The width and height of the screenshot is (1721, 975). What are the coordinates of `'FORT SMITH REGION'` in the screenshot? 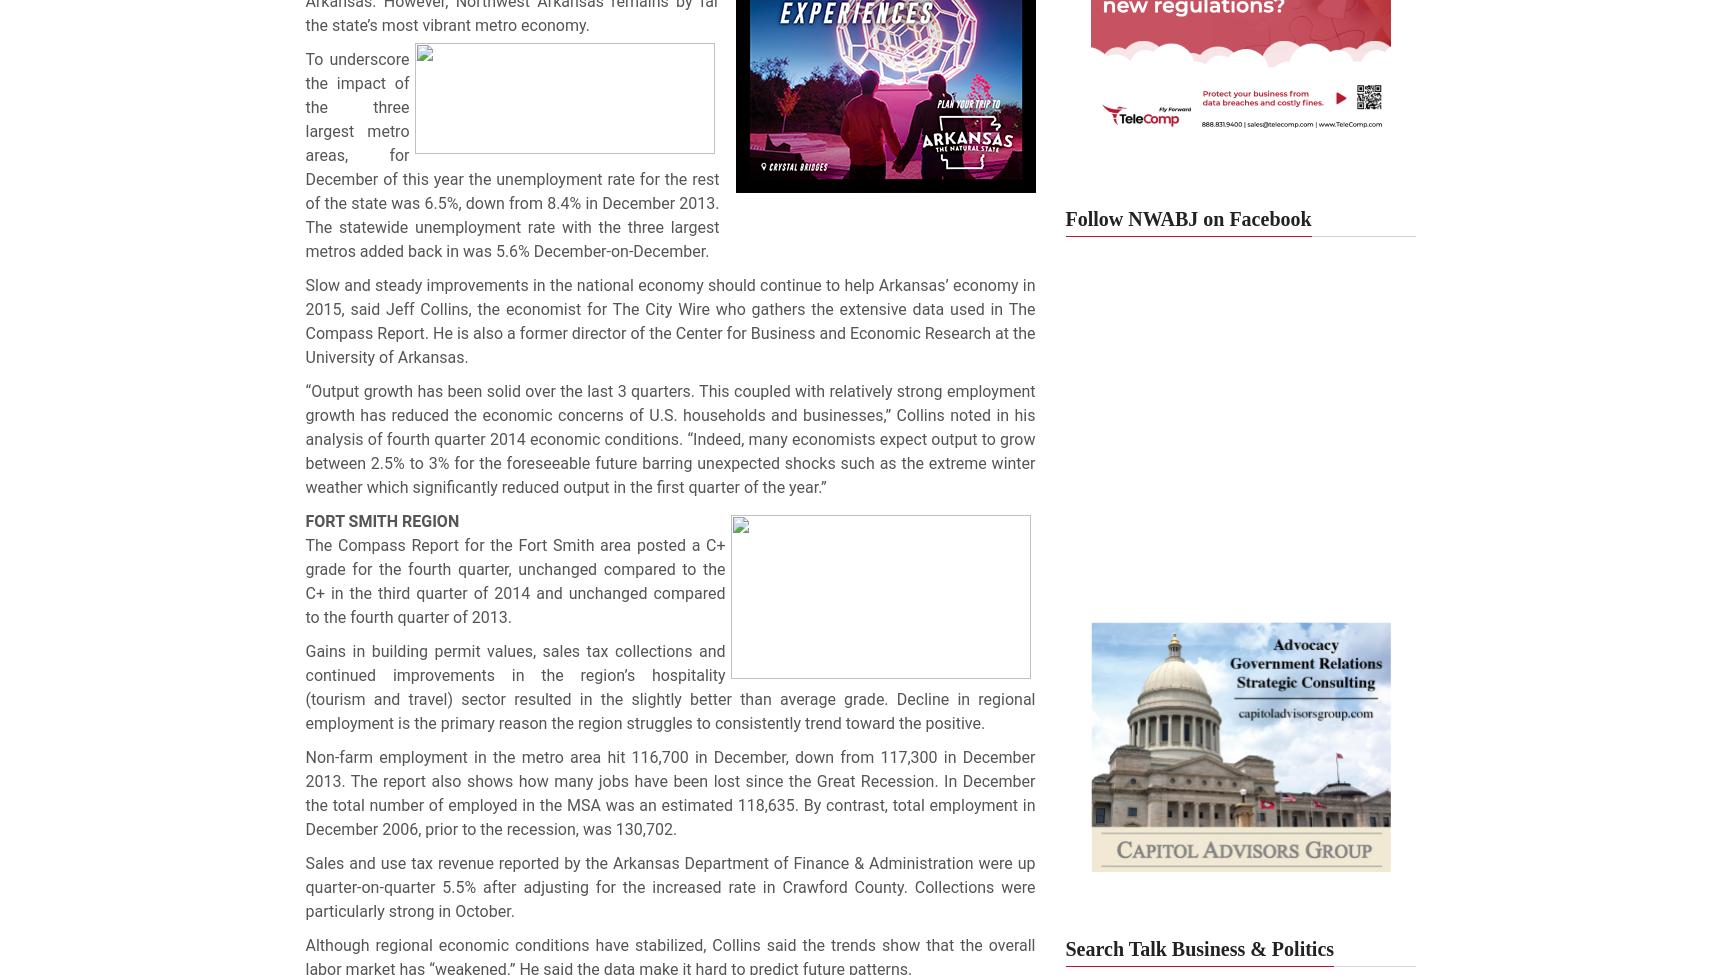 It's located at (382, 520).